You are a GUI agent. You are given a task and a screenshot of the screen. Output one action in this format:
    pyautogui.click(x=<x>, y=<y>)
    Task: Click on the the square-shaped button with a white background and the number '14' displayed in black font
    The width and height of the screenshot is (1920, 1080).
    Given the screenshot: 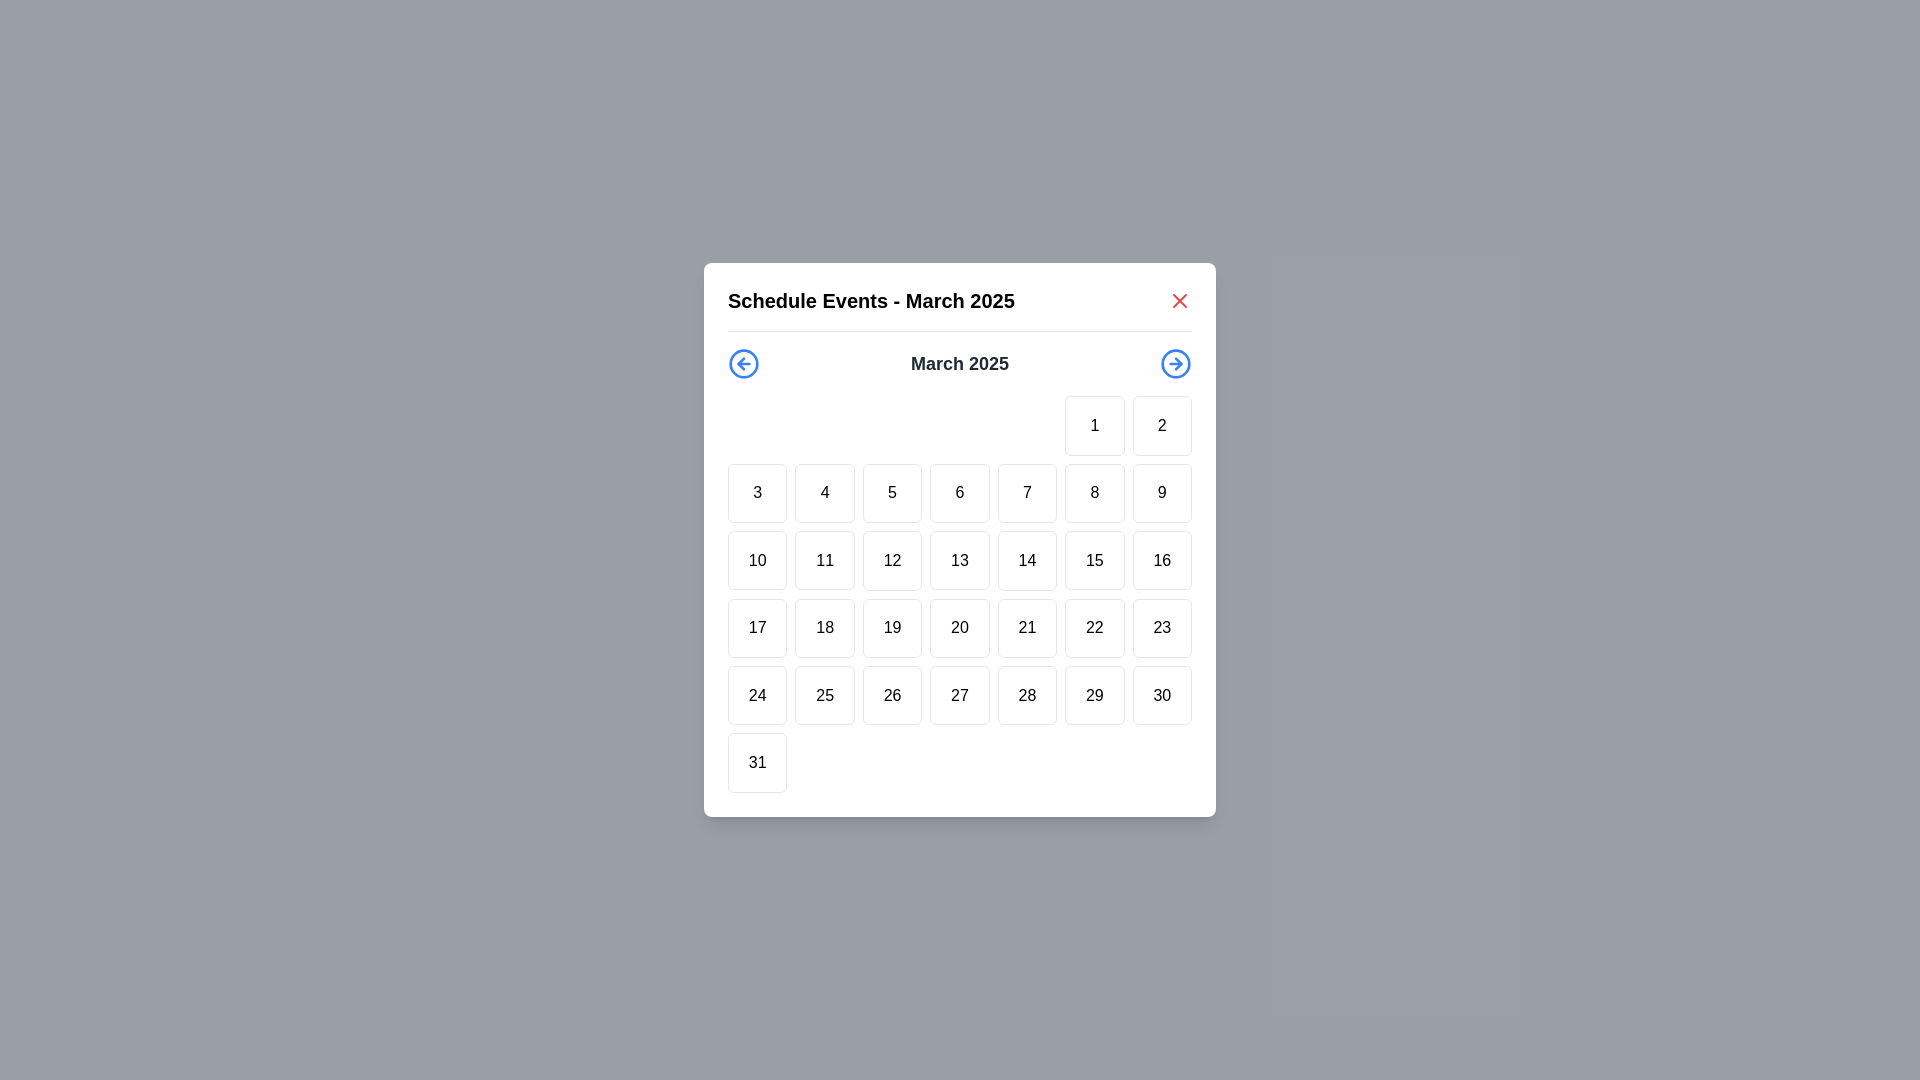 What is the action you would take?
    pyautogui.click(x=1027, y=560)
    